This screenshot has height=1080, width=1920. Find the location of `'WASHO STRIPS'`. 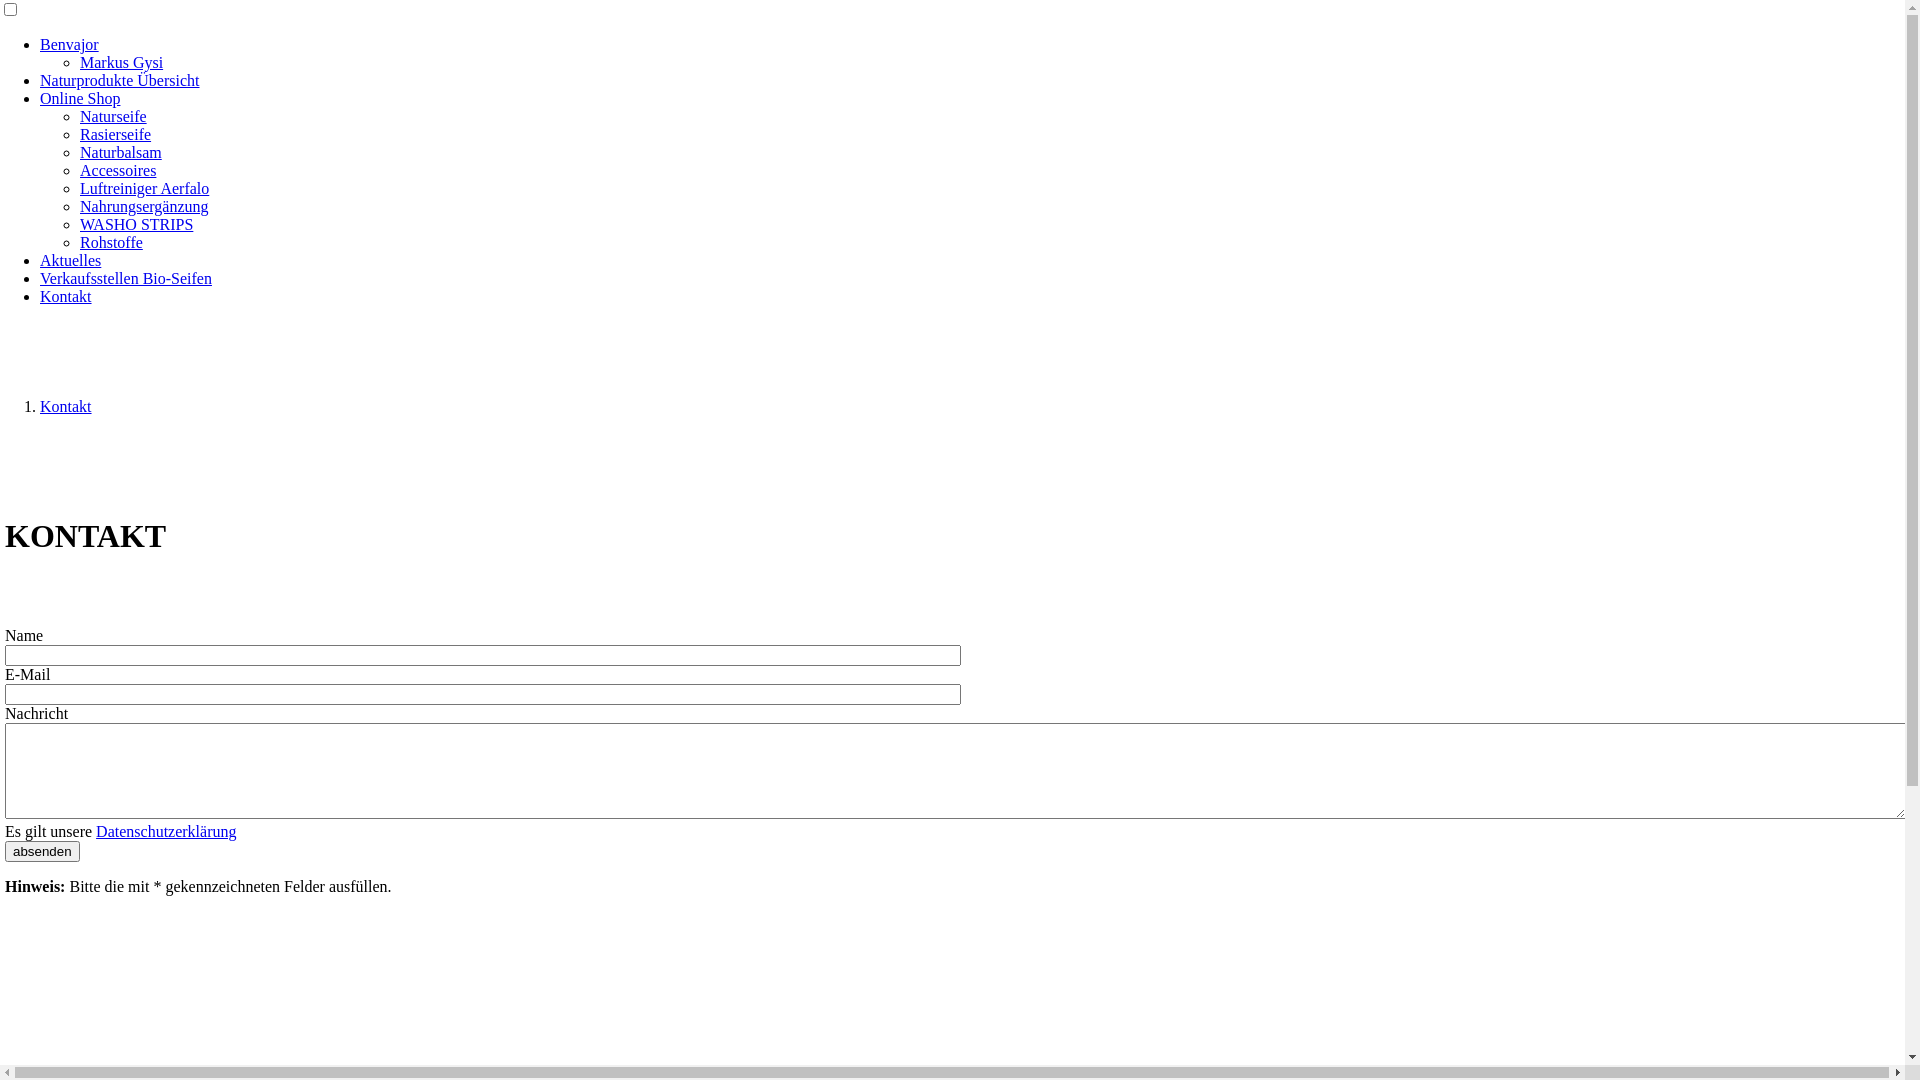

'WASHO STRIPS' is located at coordinates (135, 224).